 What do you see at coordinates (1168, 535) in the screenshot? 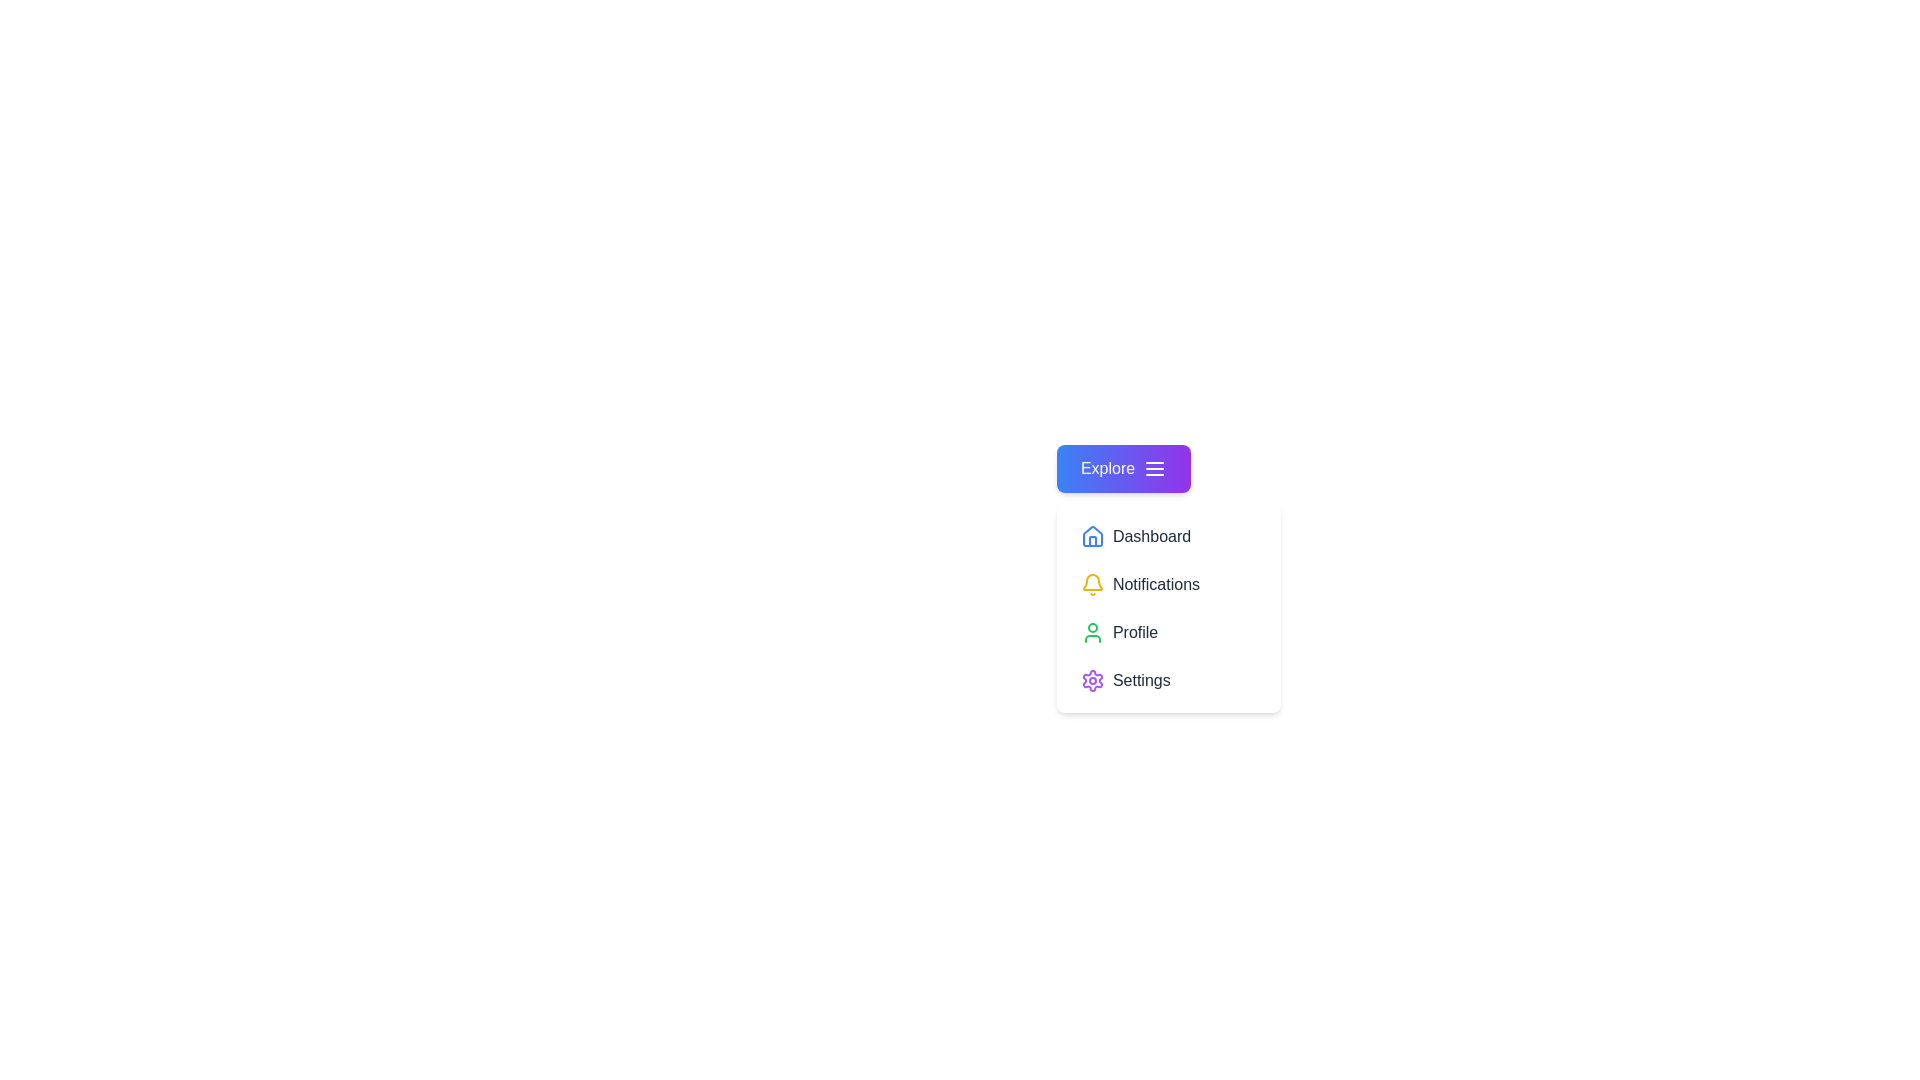
I see `the 'Dashboard' option in the menu` at bounding box center [1168, 535].